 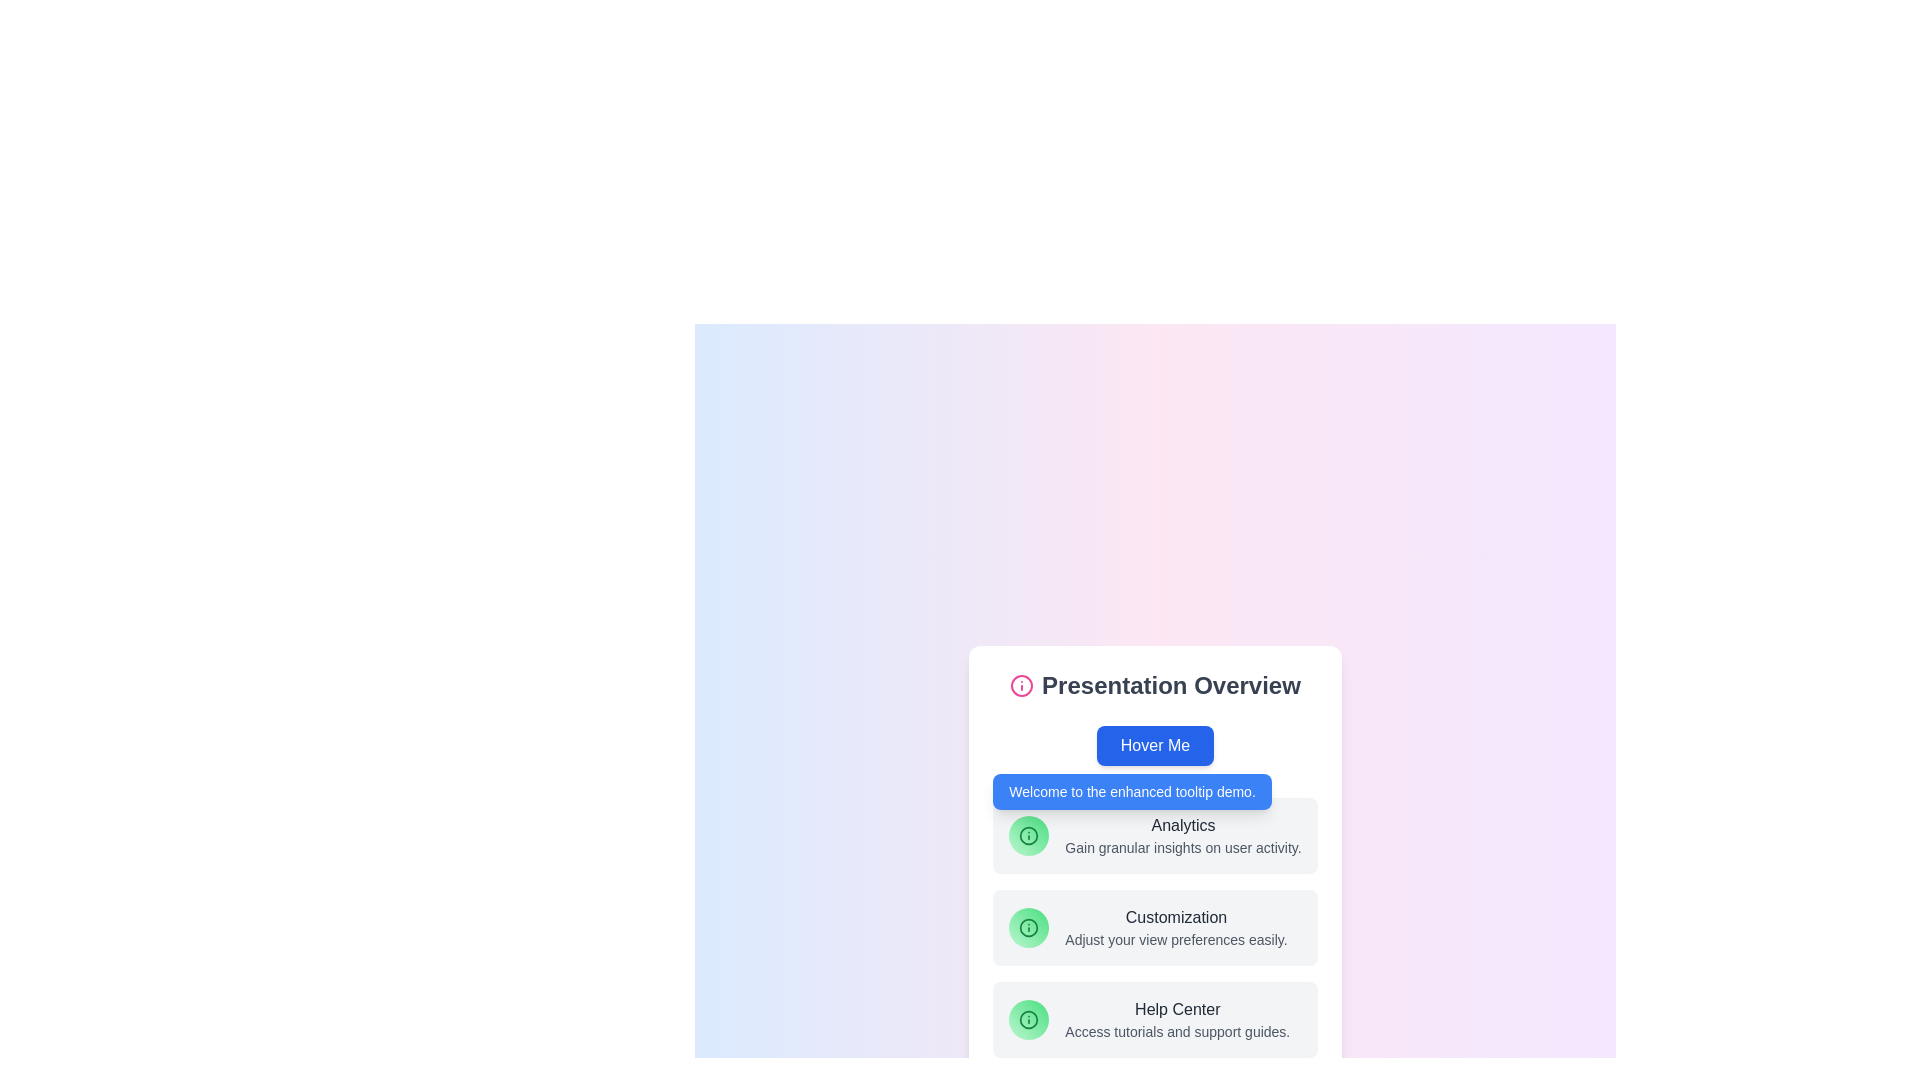 What do you see at coordinates (1029, 836) in the screenshot?
I see `the circular green gradient icon with an 'i' located to the left of the 'Analytics' section title in the content card labeled 'Analytics - Gain granular insights on user activity.'` at bounding box center [1029, 836].